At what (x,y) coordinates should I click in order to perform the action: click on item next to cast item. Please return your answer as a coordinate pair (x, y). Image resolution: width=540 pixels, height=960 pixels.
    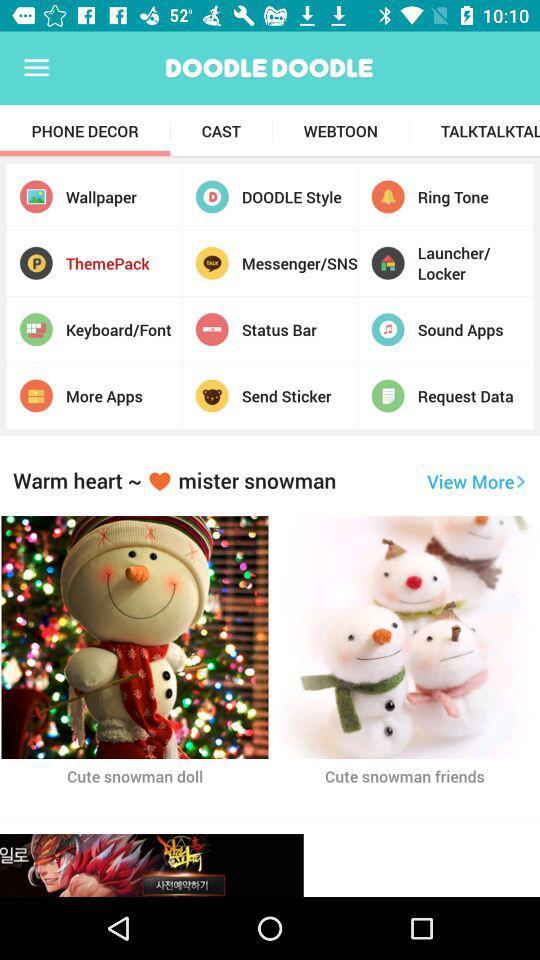
    Looking at the image, I should click on (84, 130).